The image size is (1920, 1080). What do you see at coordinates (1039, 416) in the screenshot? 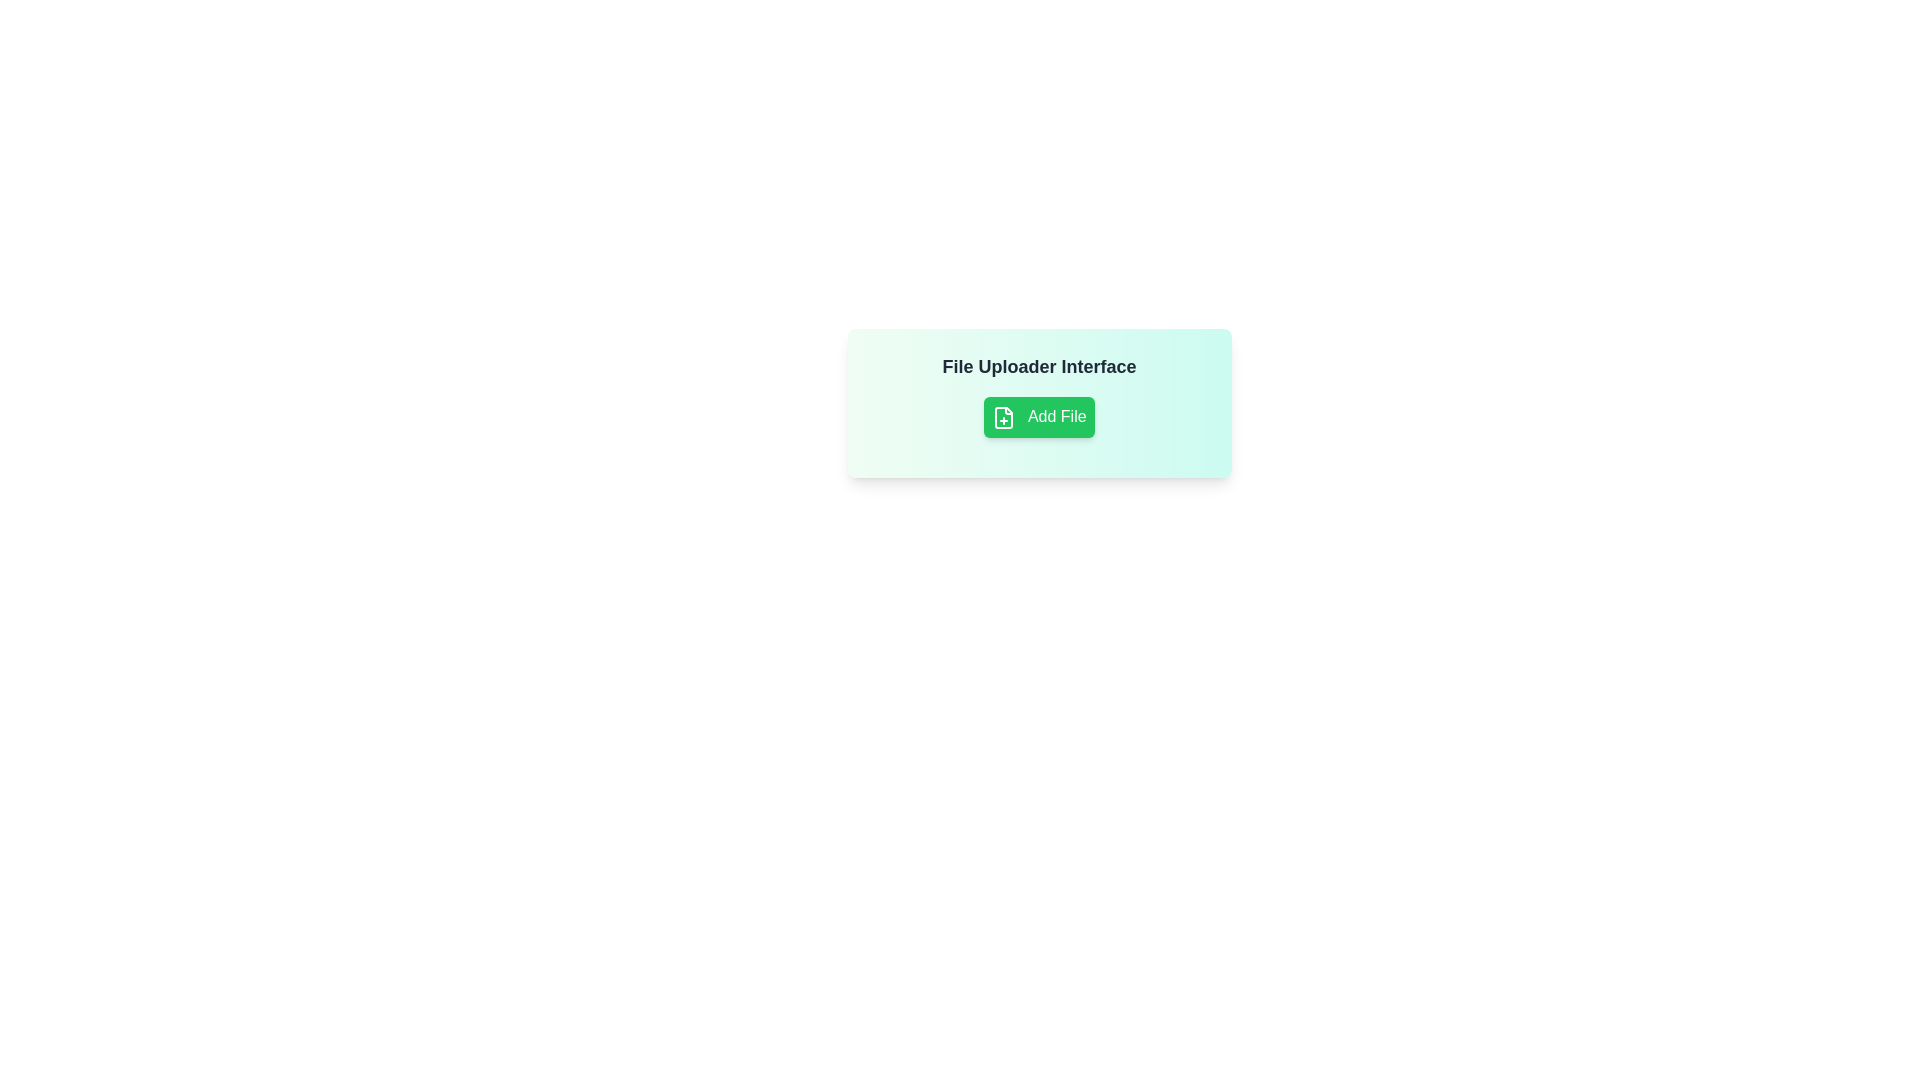
I see `the button for adding files, located beneath the 'File Uploader Interface' heading` at bounding box center [1039, 416].